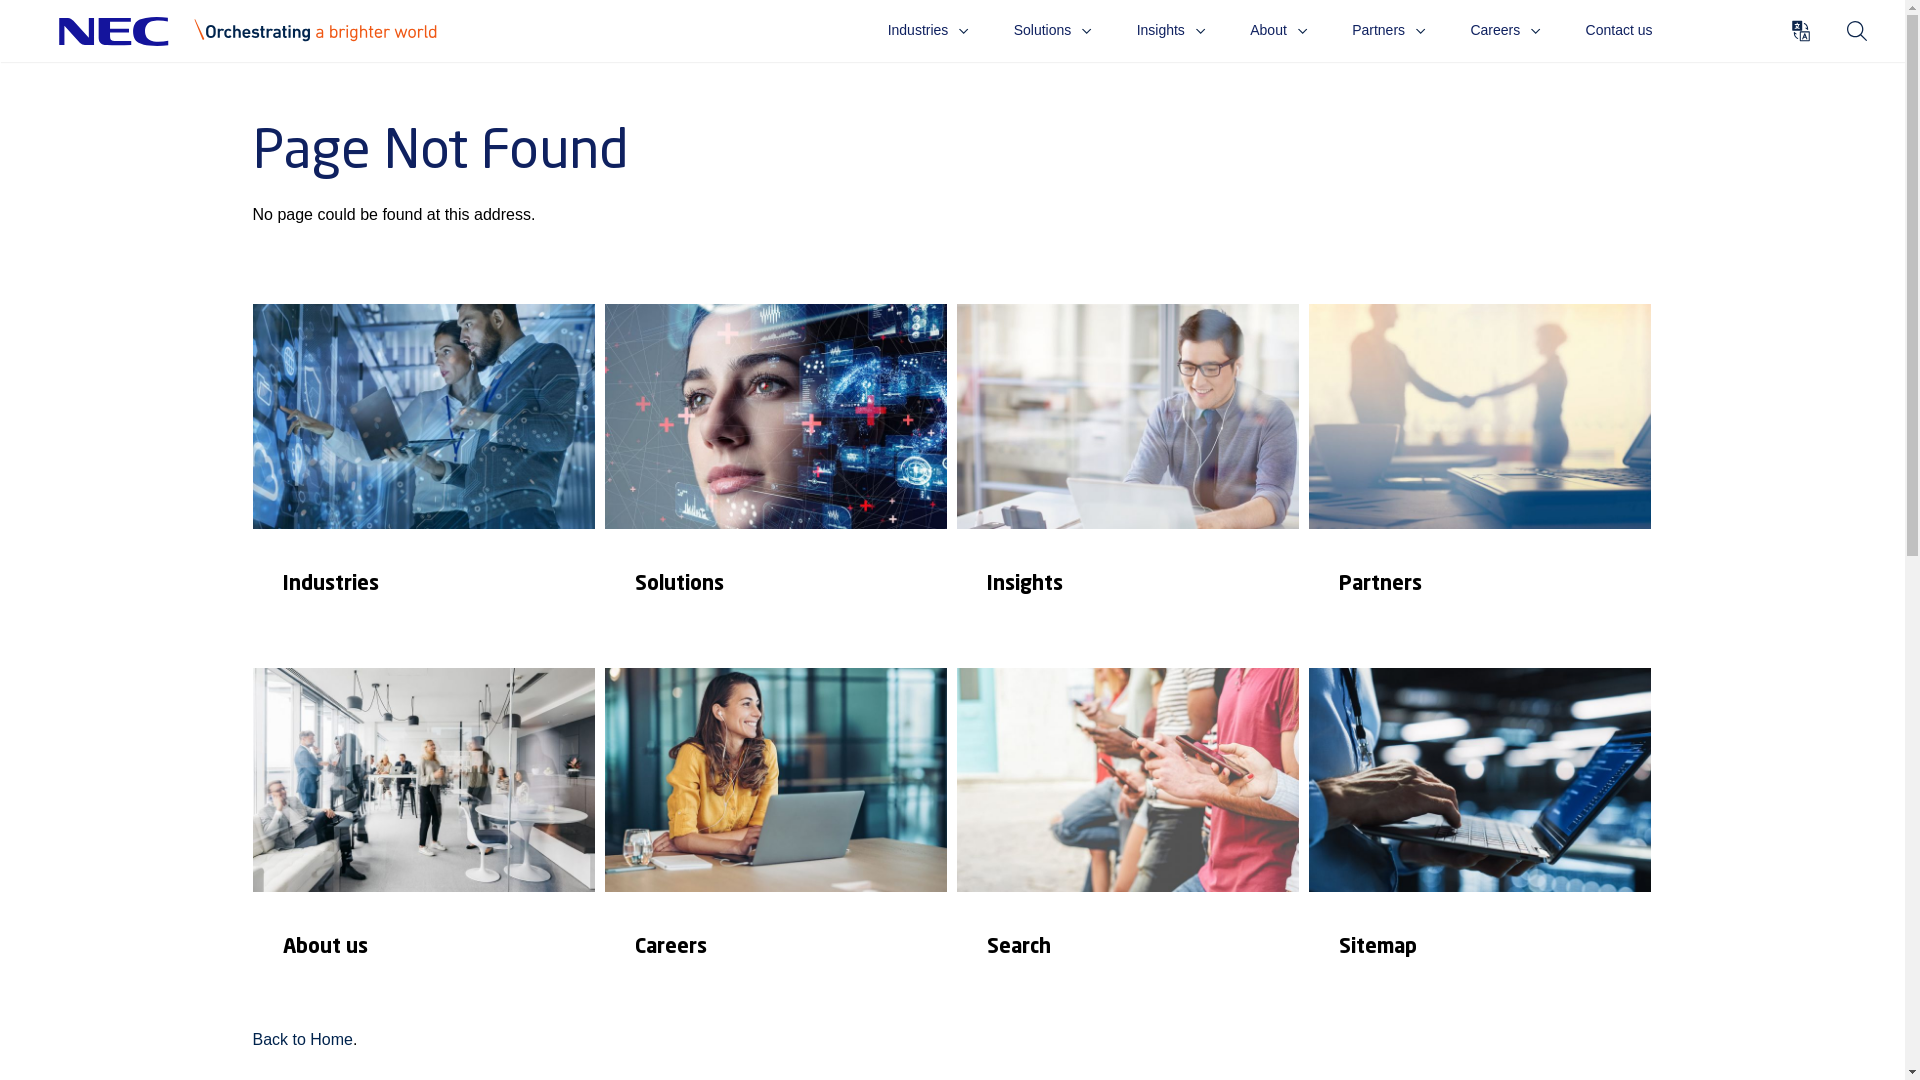 The height and width of the screenshot is (1080, 1920). Describe the element at coordinates (1248, 30) in the screenshot. I see `'About'` at that location.